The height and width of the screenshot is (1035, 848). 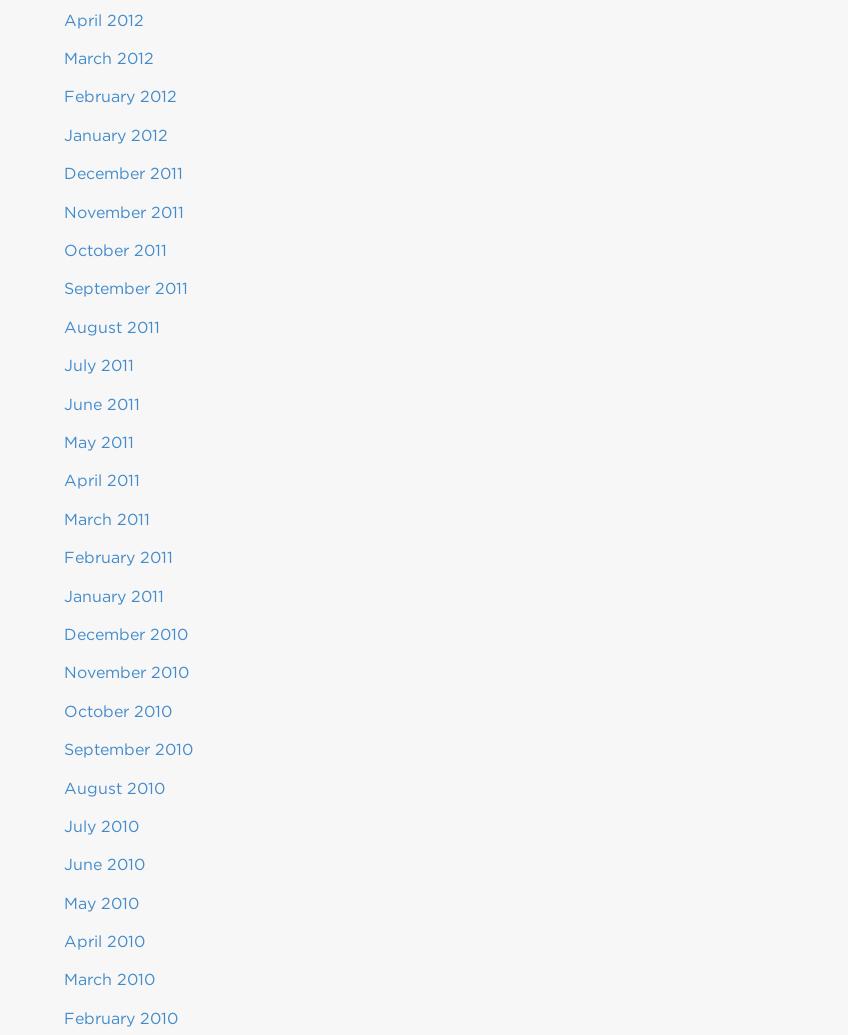 I want to click on 'February 2012', so click(x=119, y=96).